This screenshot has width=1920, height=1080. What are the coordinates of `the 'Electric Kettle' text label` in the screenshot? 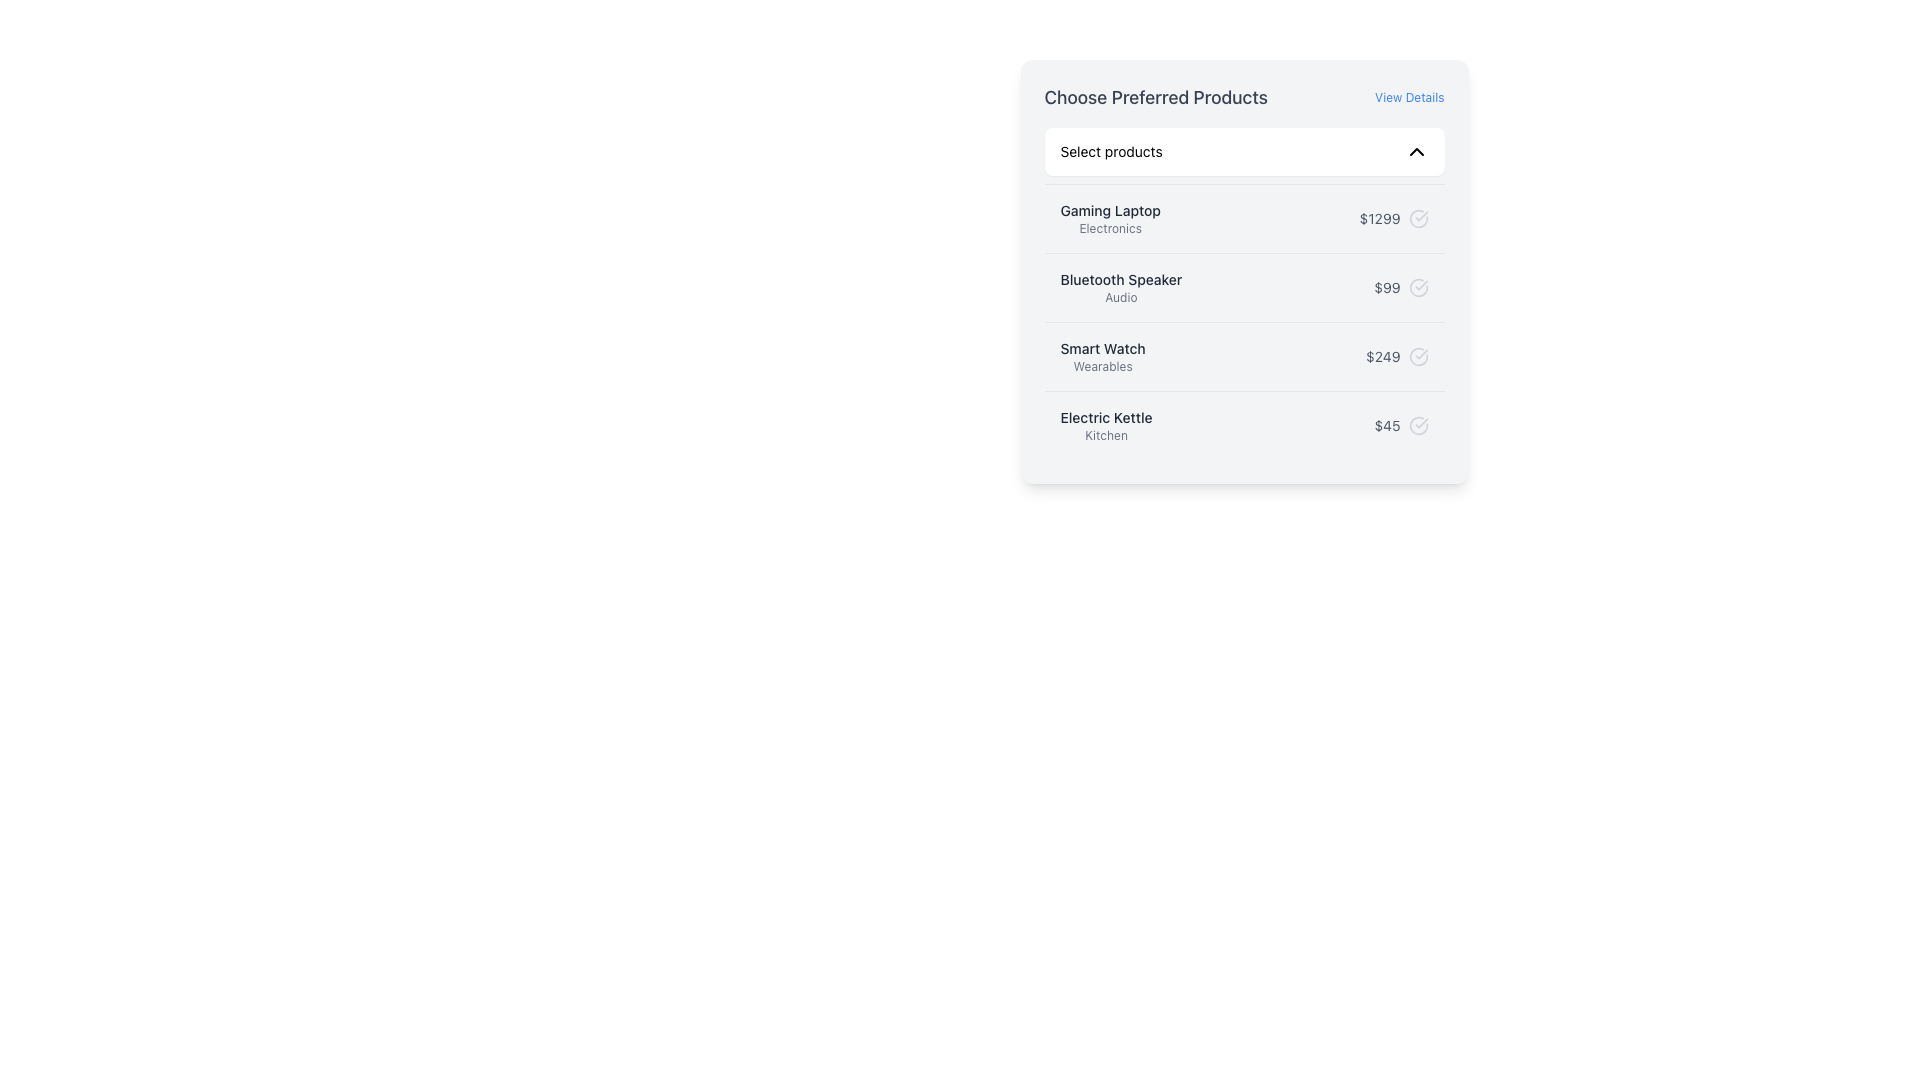 It's located at (1105, 416).